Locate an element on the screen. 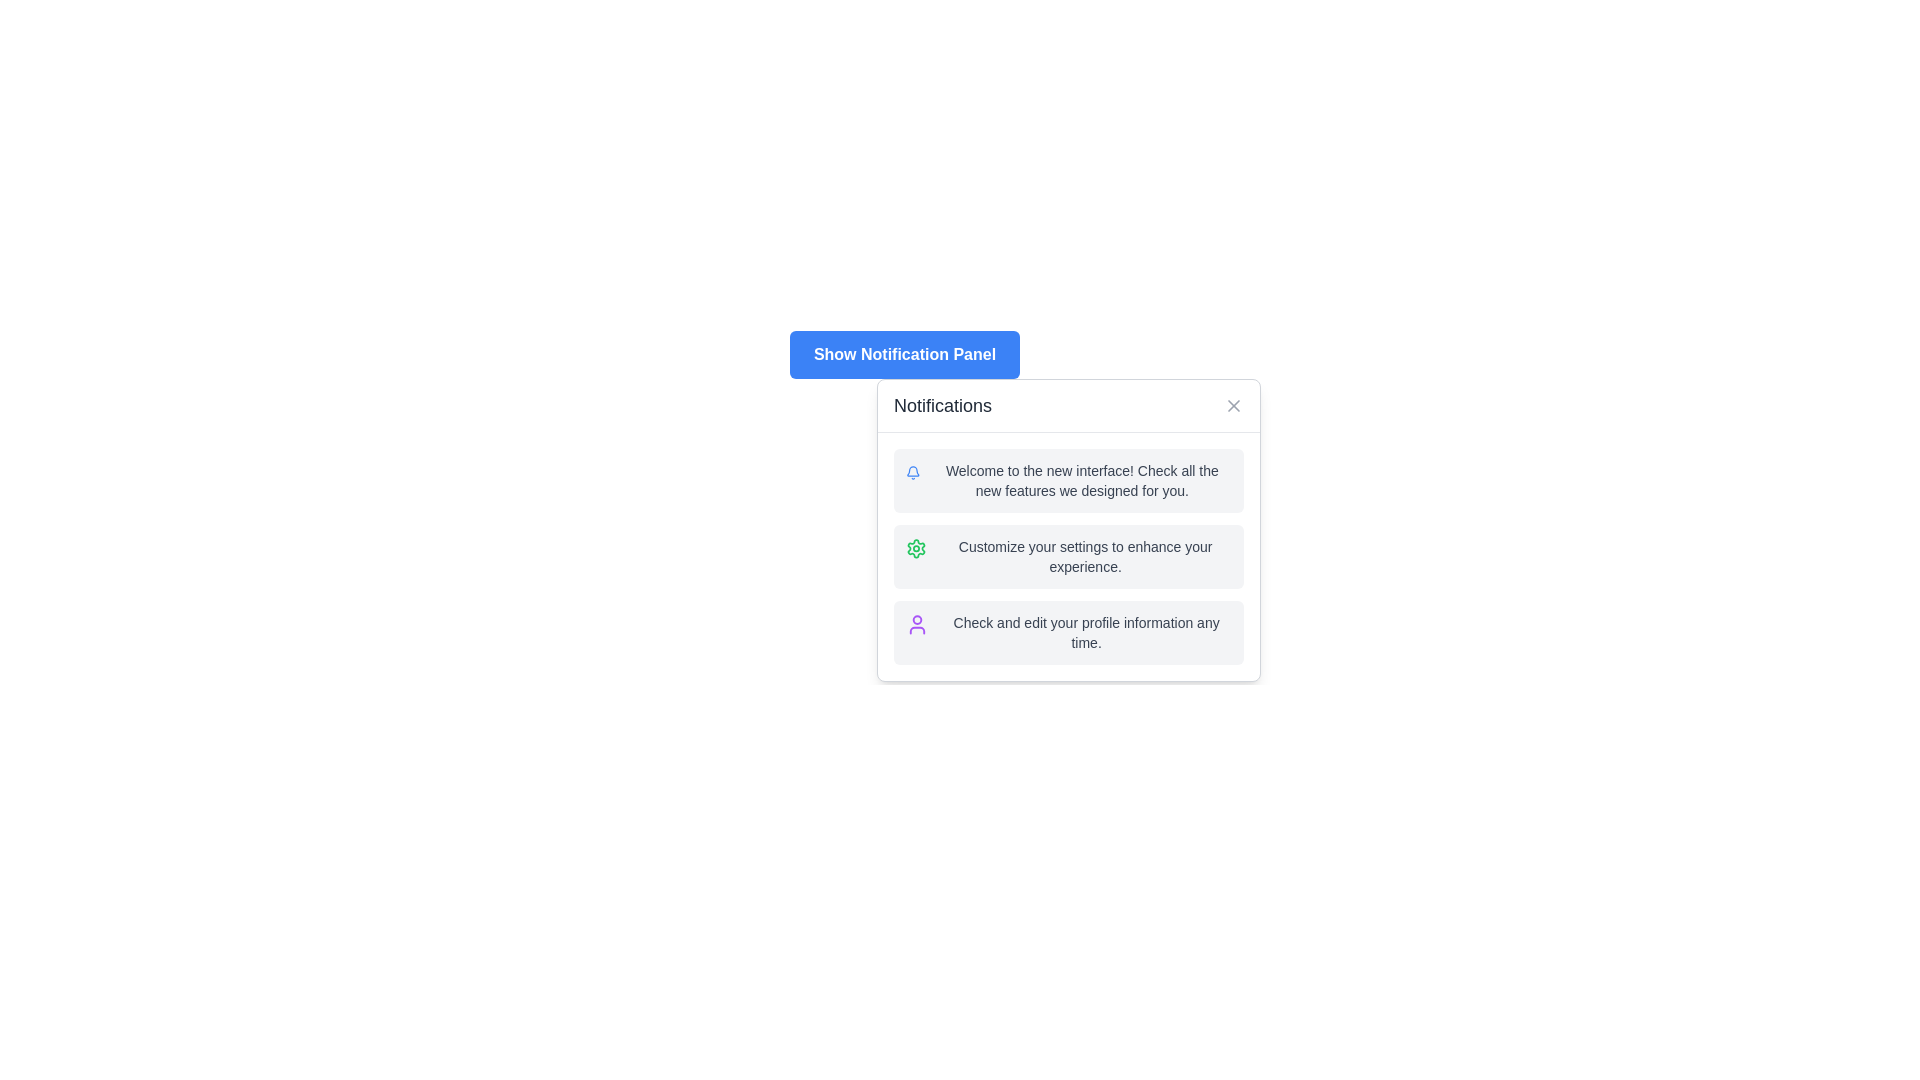 This screenshot has height=1080, width=1920. the button that toggles the visibility of the notification panel is located at coordinates (903, 353).